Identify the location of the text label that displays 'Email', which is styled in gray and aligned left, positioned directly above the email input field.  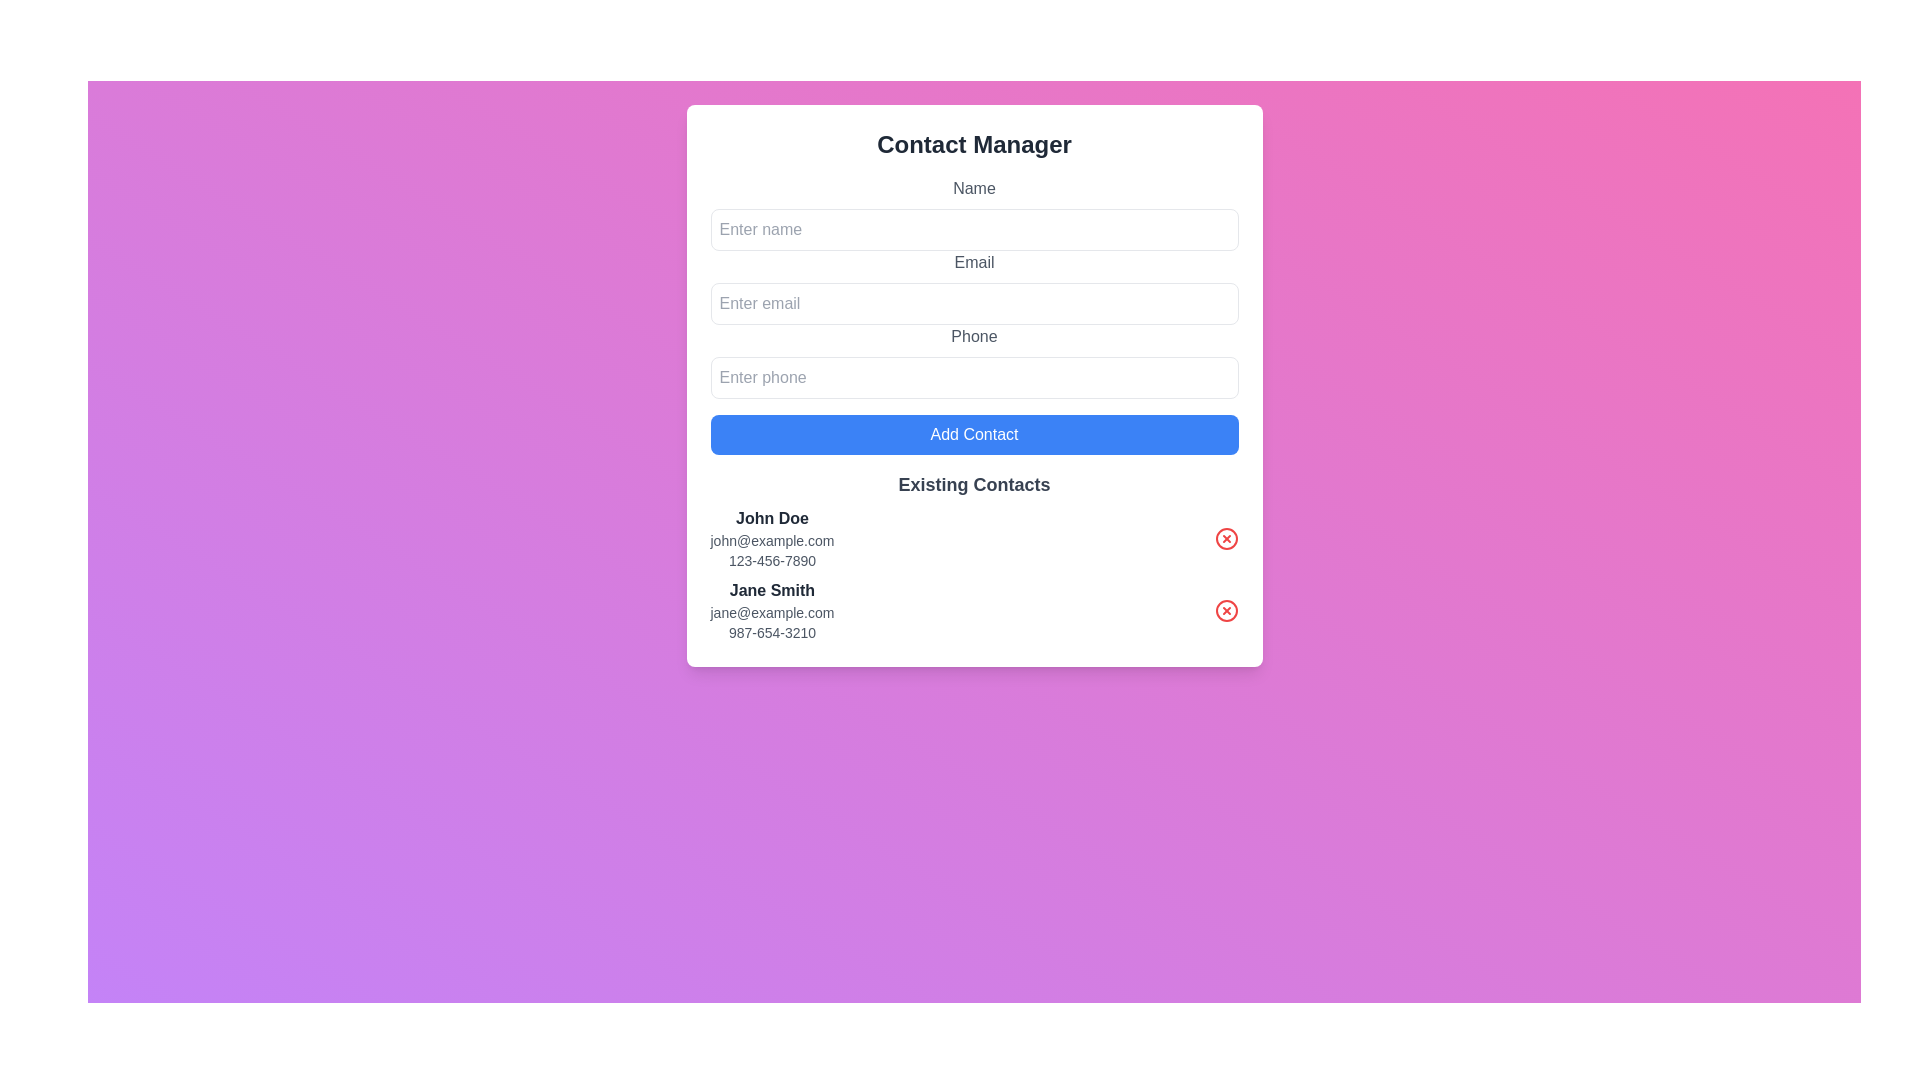
(974, 261).